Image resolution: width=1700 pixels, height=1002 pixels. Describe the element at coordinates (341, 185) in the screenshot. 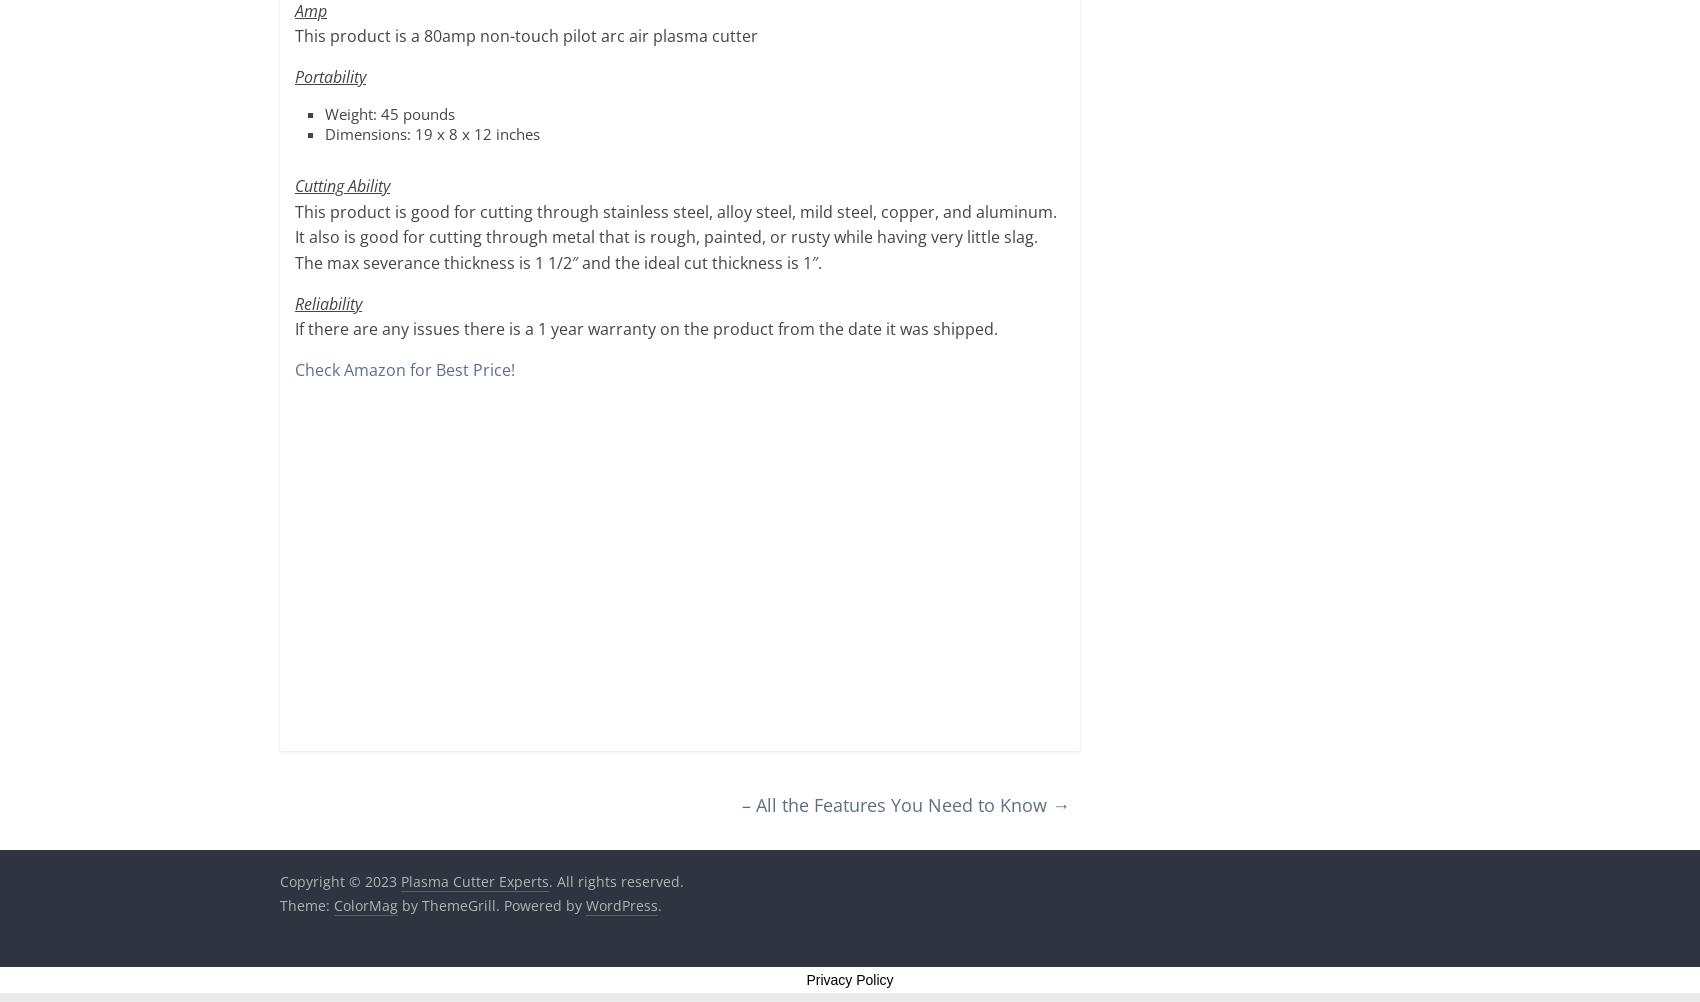

I see `'Cutting Ability'` at that location.